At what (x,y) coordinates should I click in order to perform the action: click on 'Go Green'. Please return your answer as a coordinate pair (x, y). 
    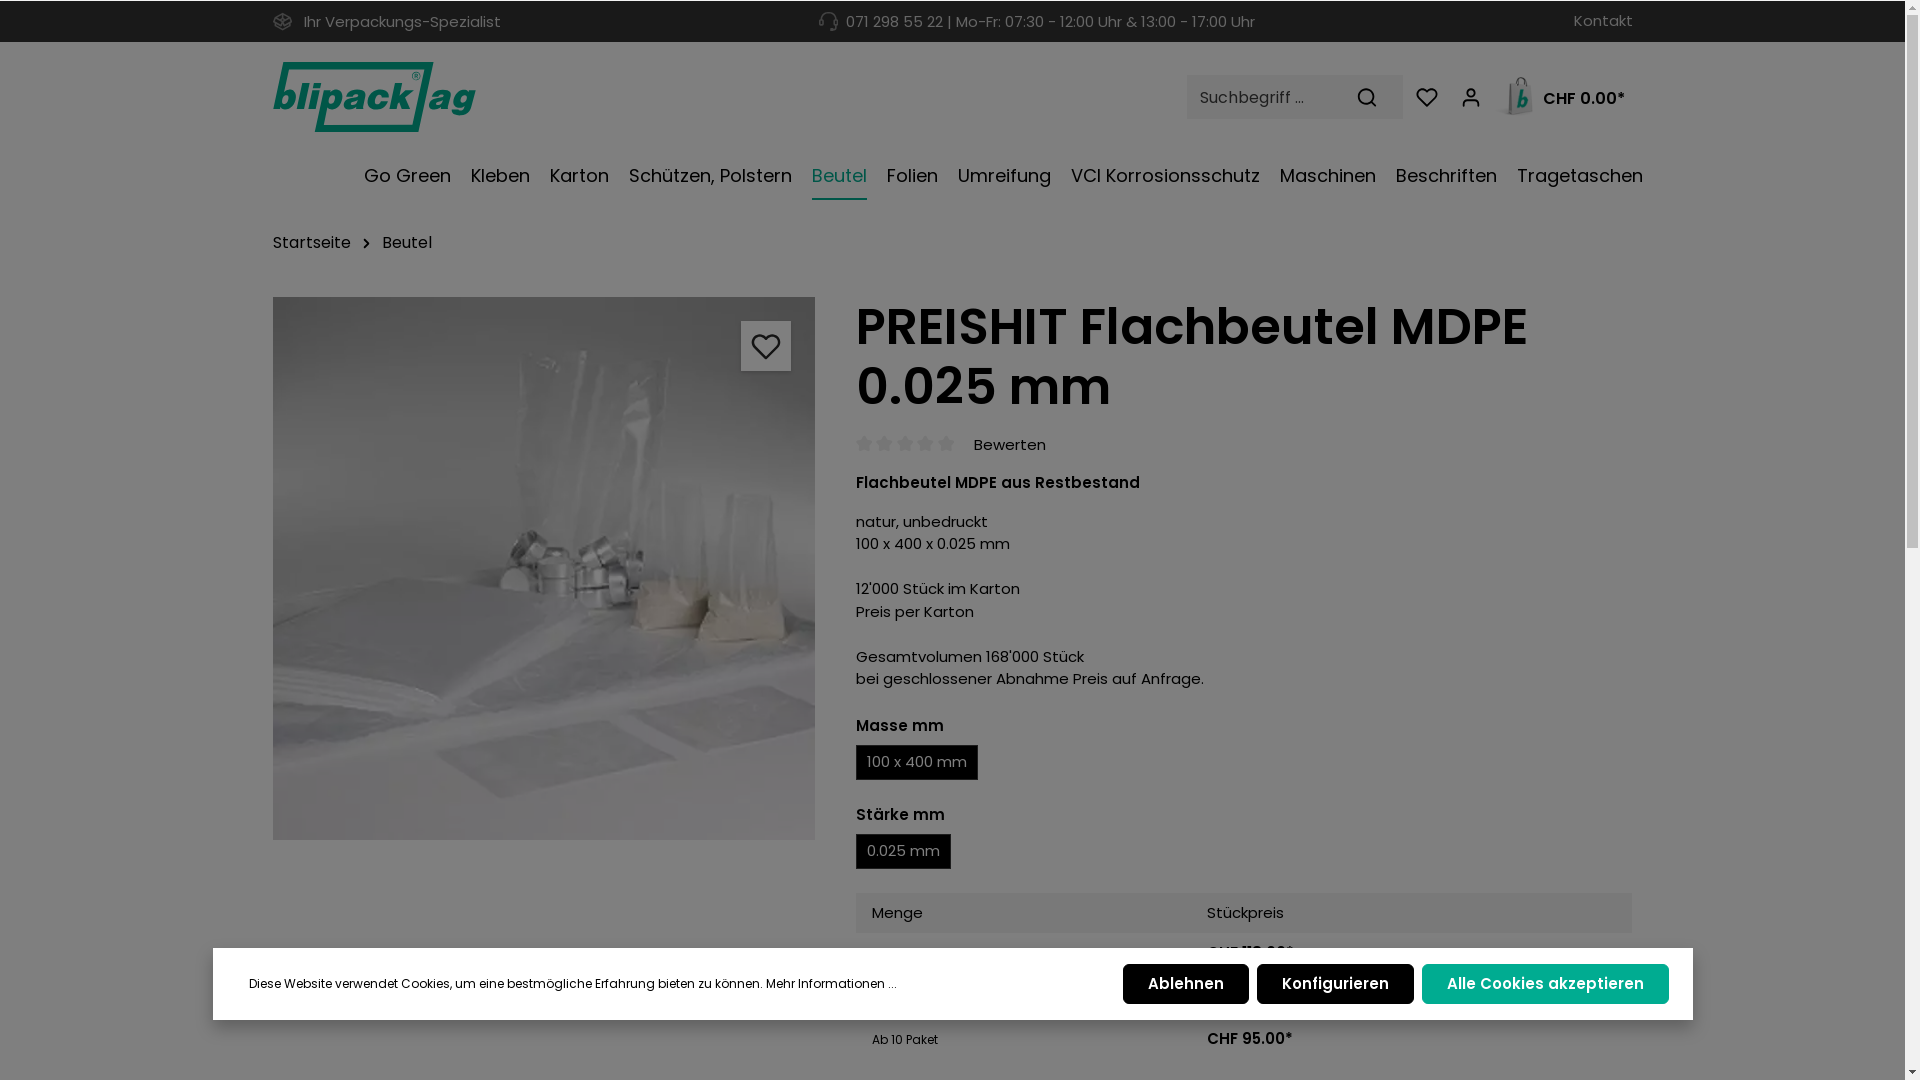
    Looking at the image, I should click on (354, 175).